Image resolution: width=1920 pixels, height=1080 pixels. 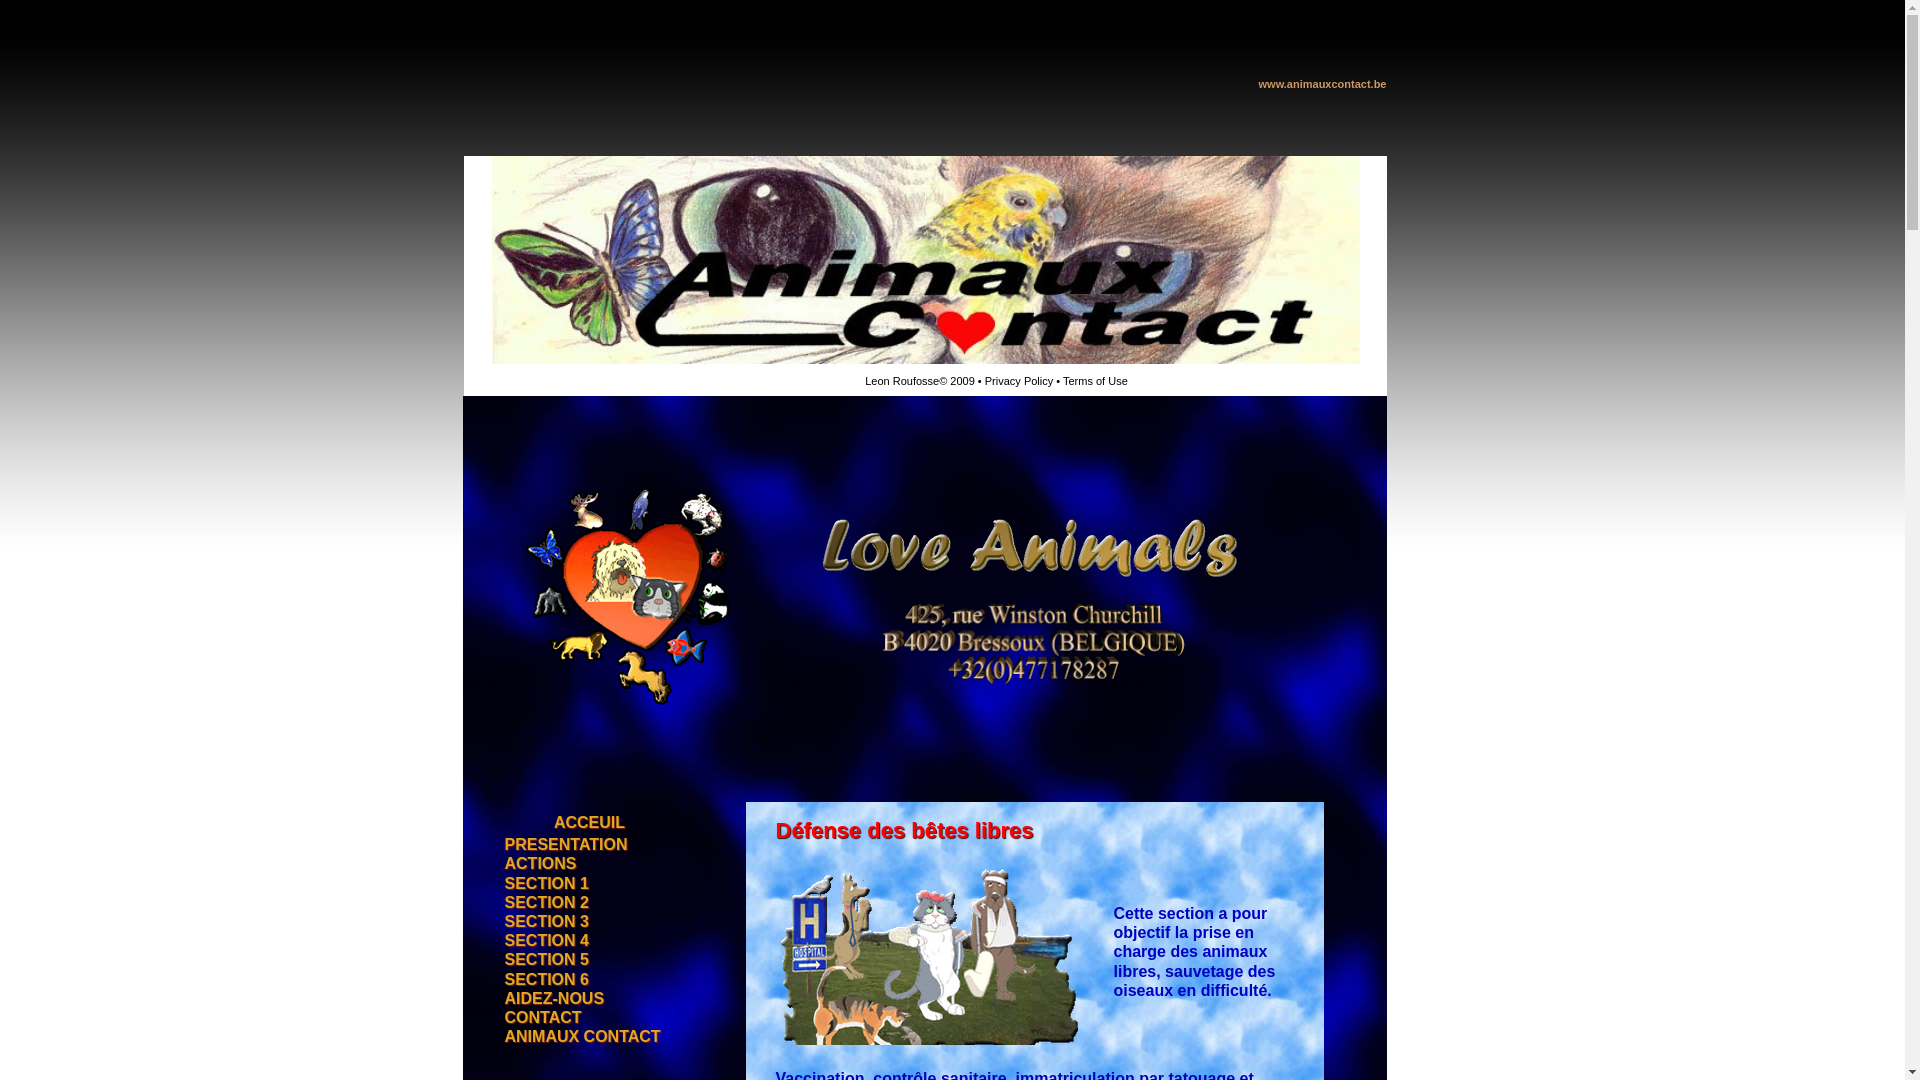 I want to click on 'Attention danger', so click(x=491, y=756).